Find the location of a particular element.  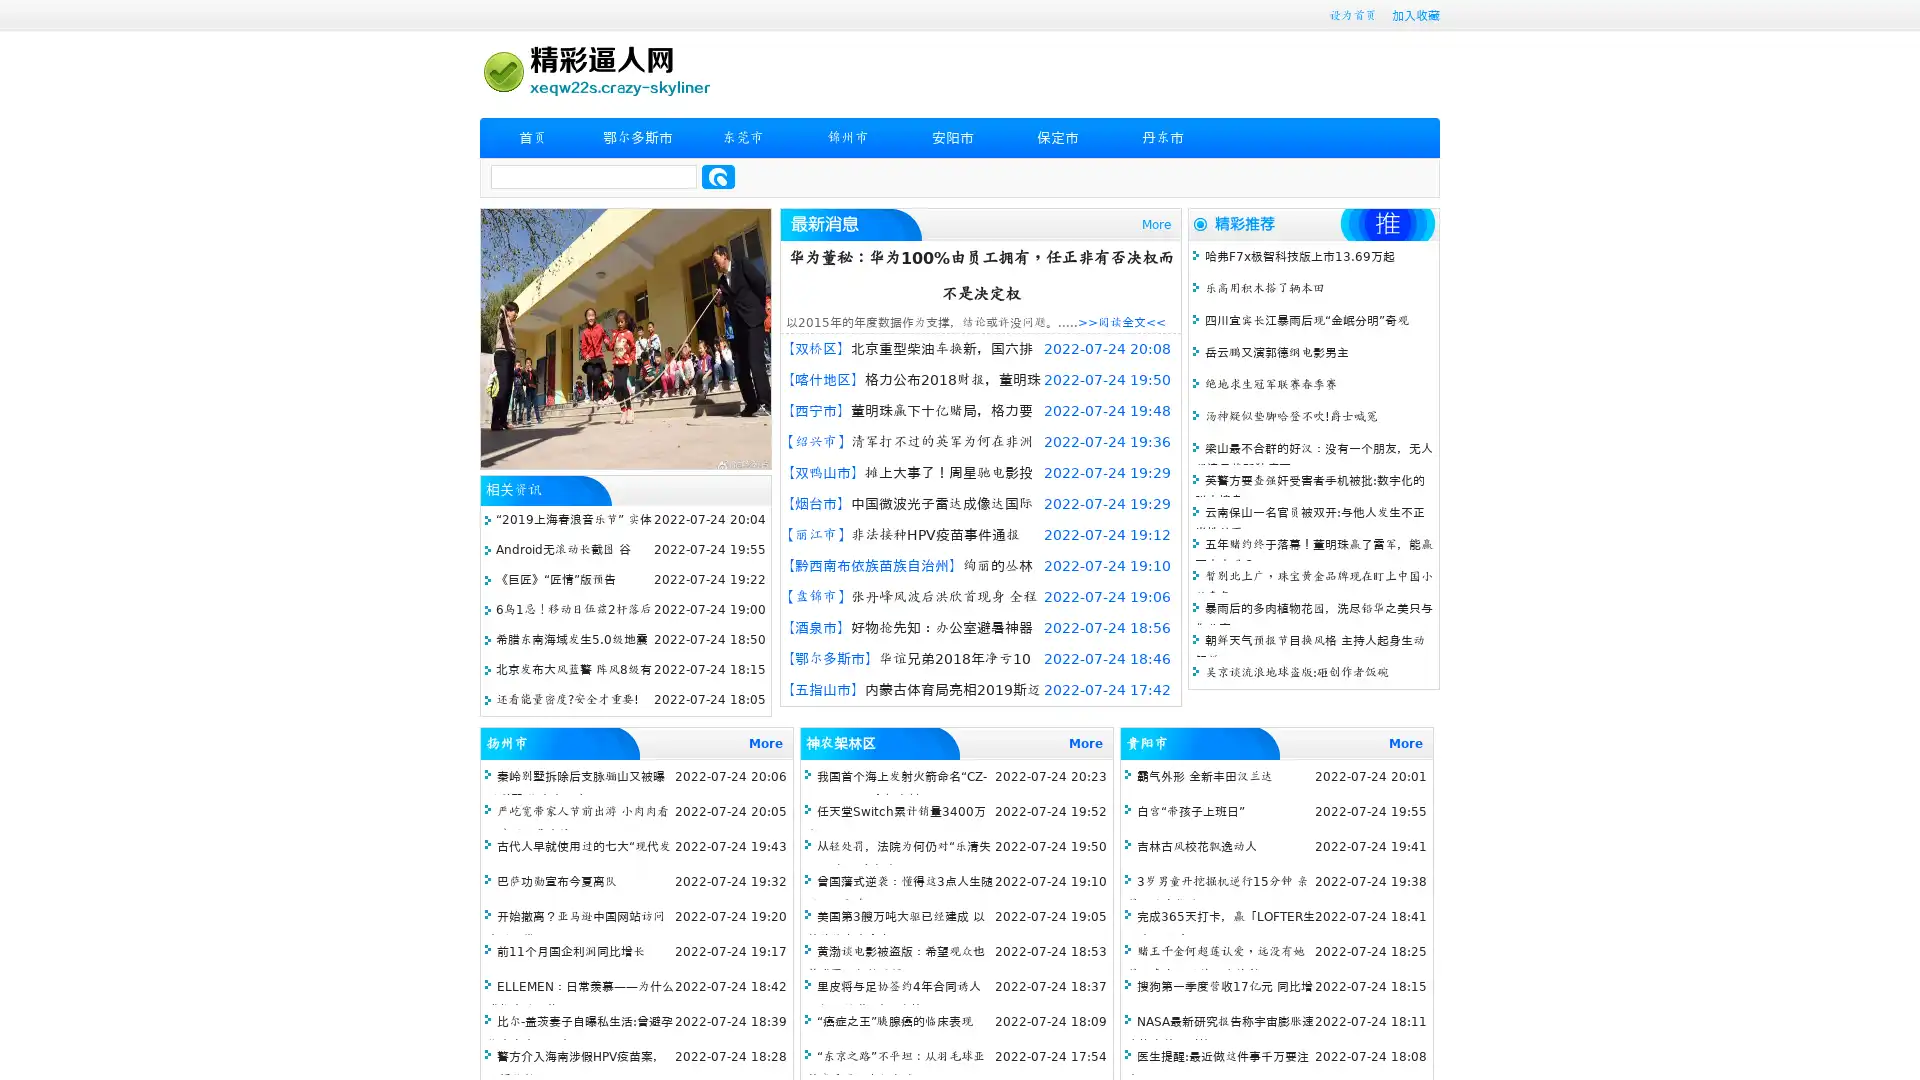

Search is located at coordinates (718, 176).